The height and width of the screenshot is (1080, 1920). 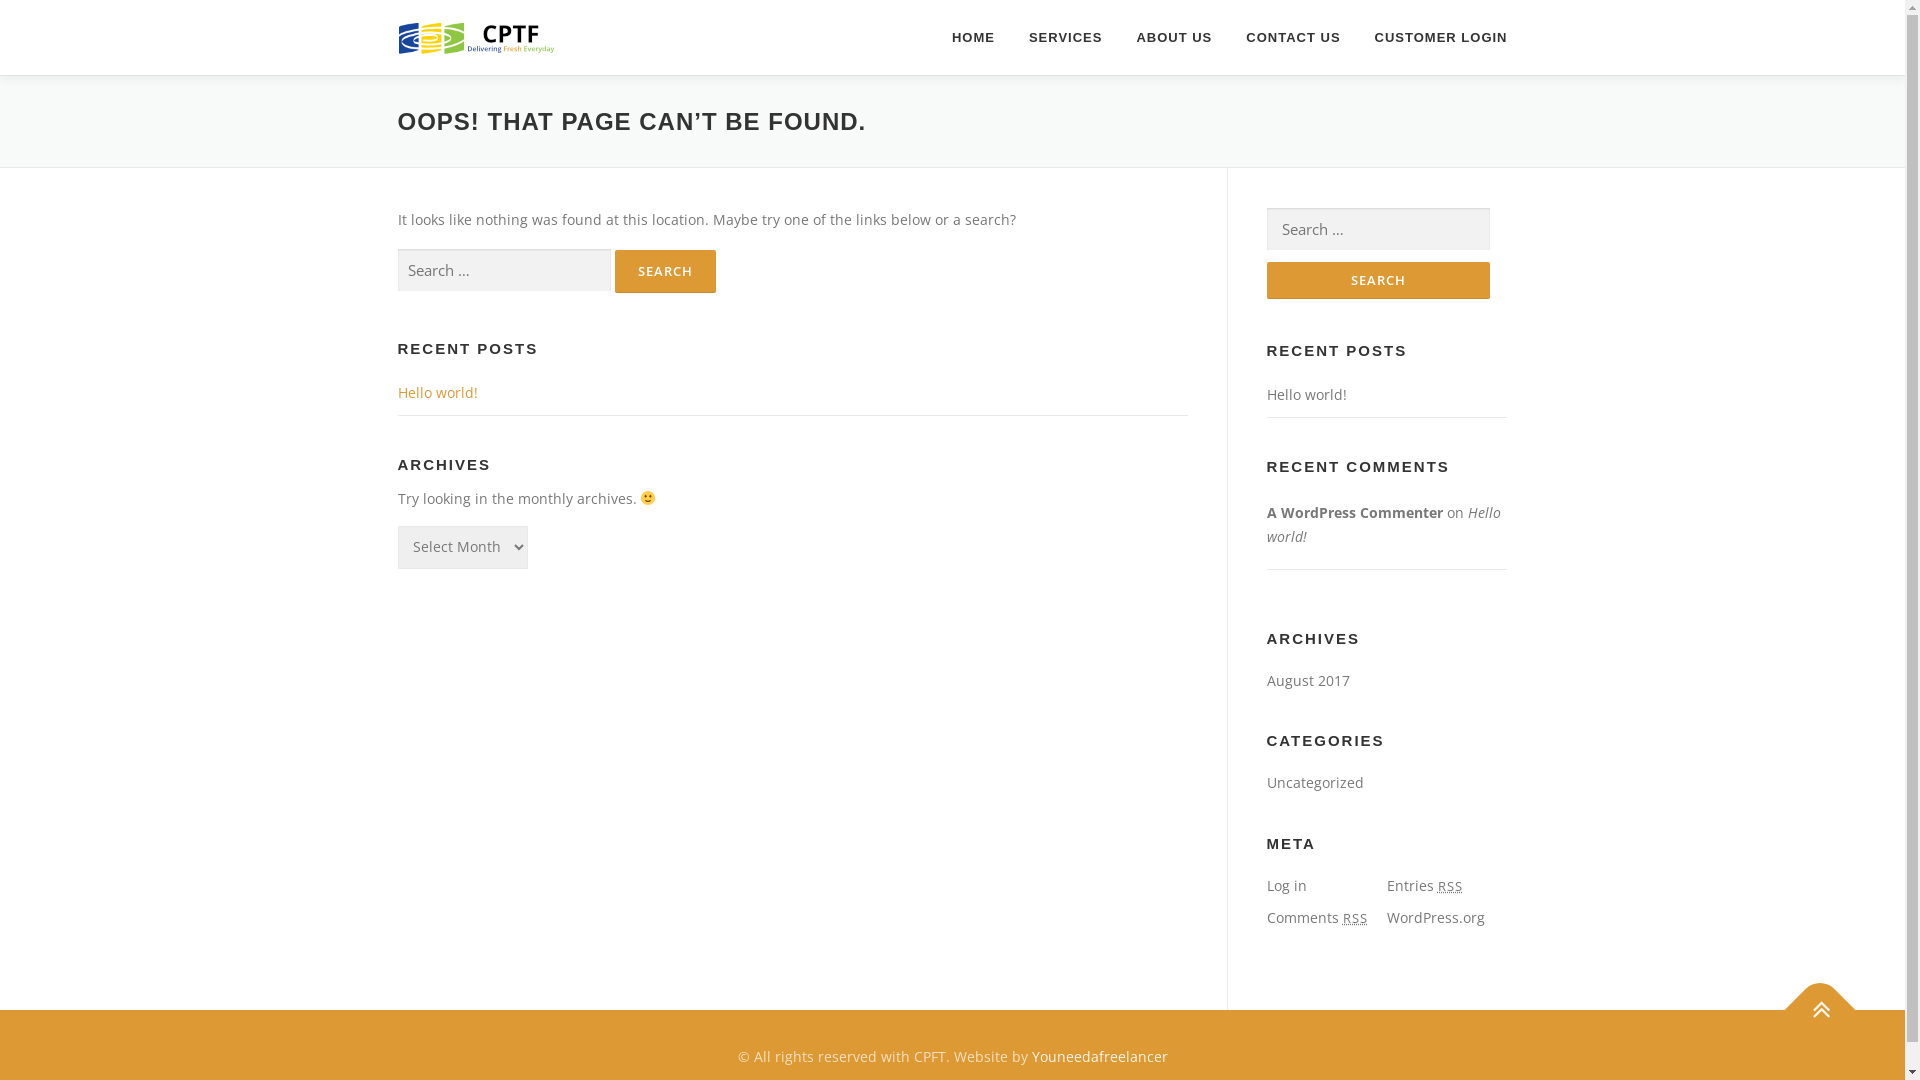 I want to click on 'Skip to content', so click(x=49, y=11).